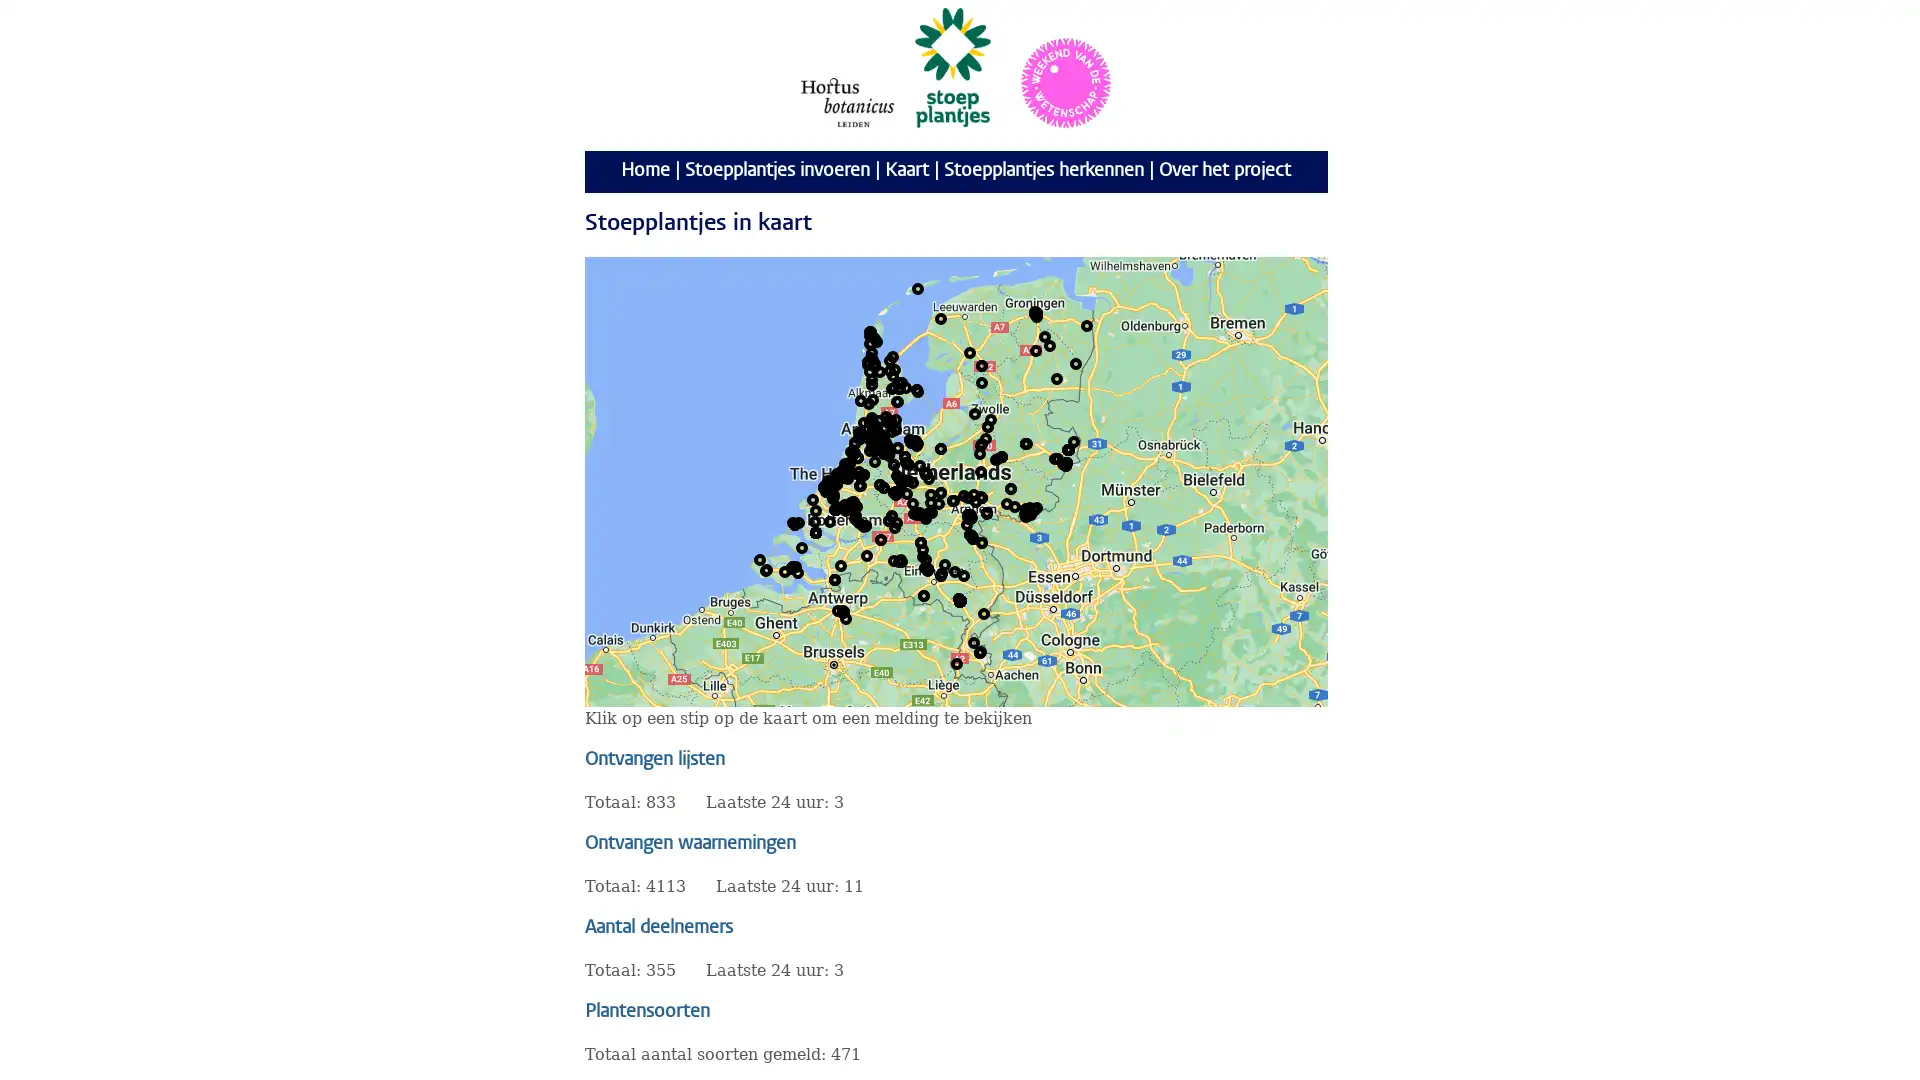 The width and height of the screenshot is (1920, 1080). Describe the element at coordinates (848, 478) in the screenshot. I see `Telling van Denice op 04 juni 2022` at that location.